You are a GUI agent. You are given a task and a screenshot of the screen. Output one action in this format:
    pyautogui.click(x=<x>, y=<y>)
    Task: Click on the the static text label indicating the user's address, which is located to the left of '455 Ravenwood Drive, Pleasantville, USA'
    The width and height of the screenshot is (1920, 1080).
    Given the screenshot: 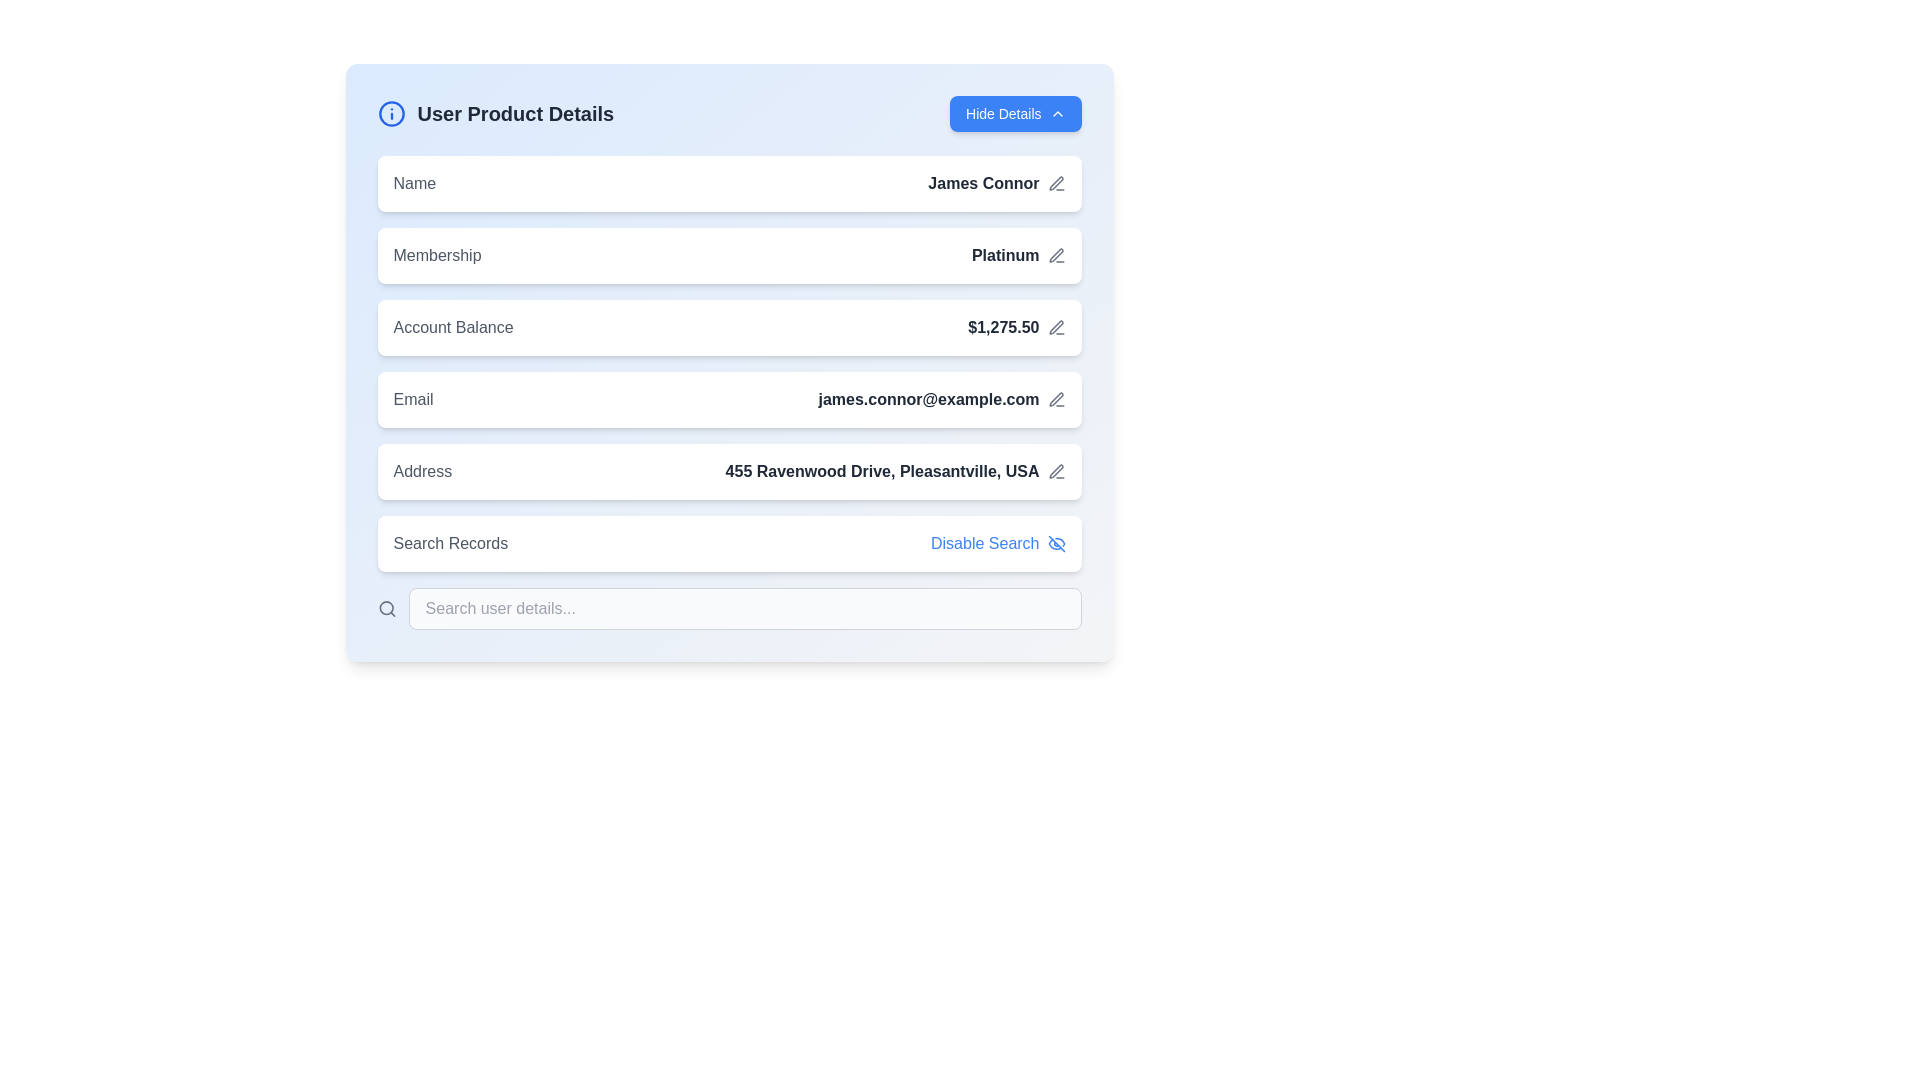 What is the action you would take?
    pyautogui.click(x=421, y=471)
    